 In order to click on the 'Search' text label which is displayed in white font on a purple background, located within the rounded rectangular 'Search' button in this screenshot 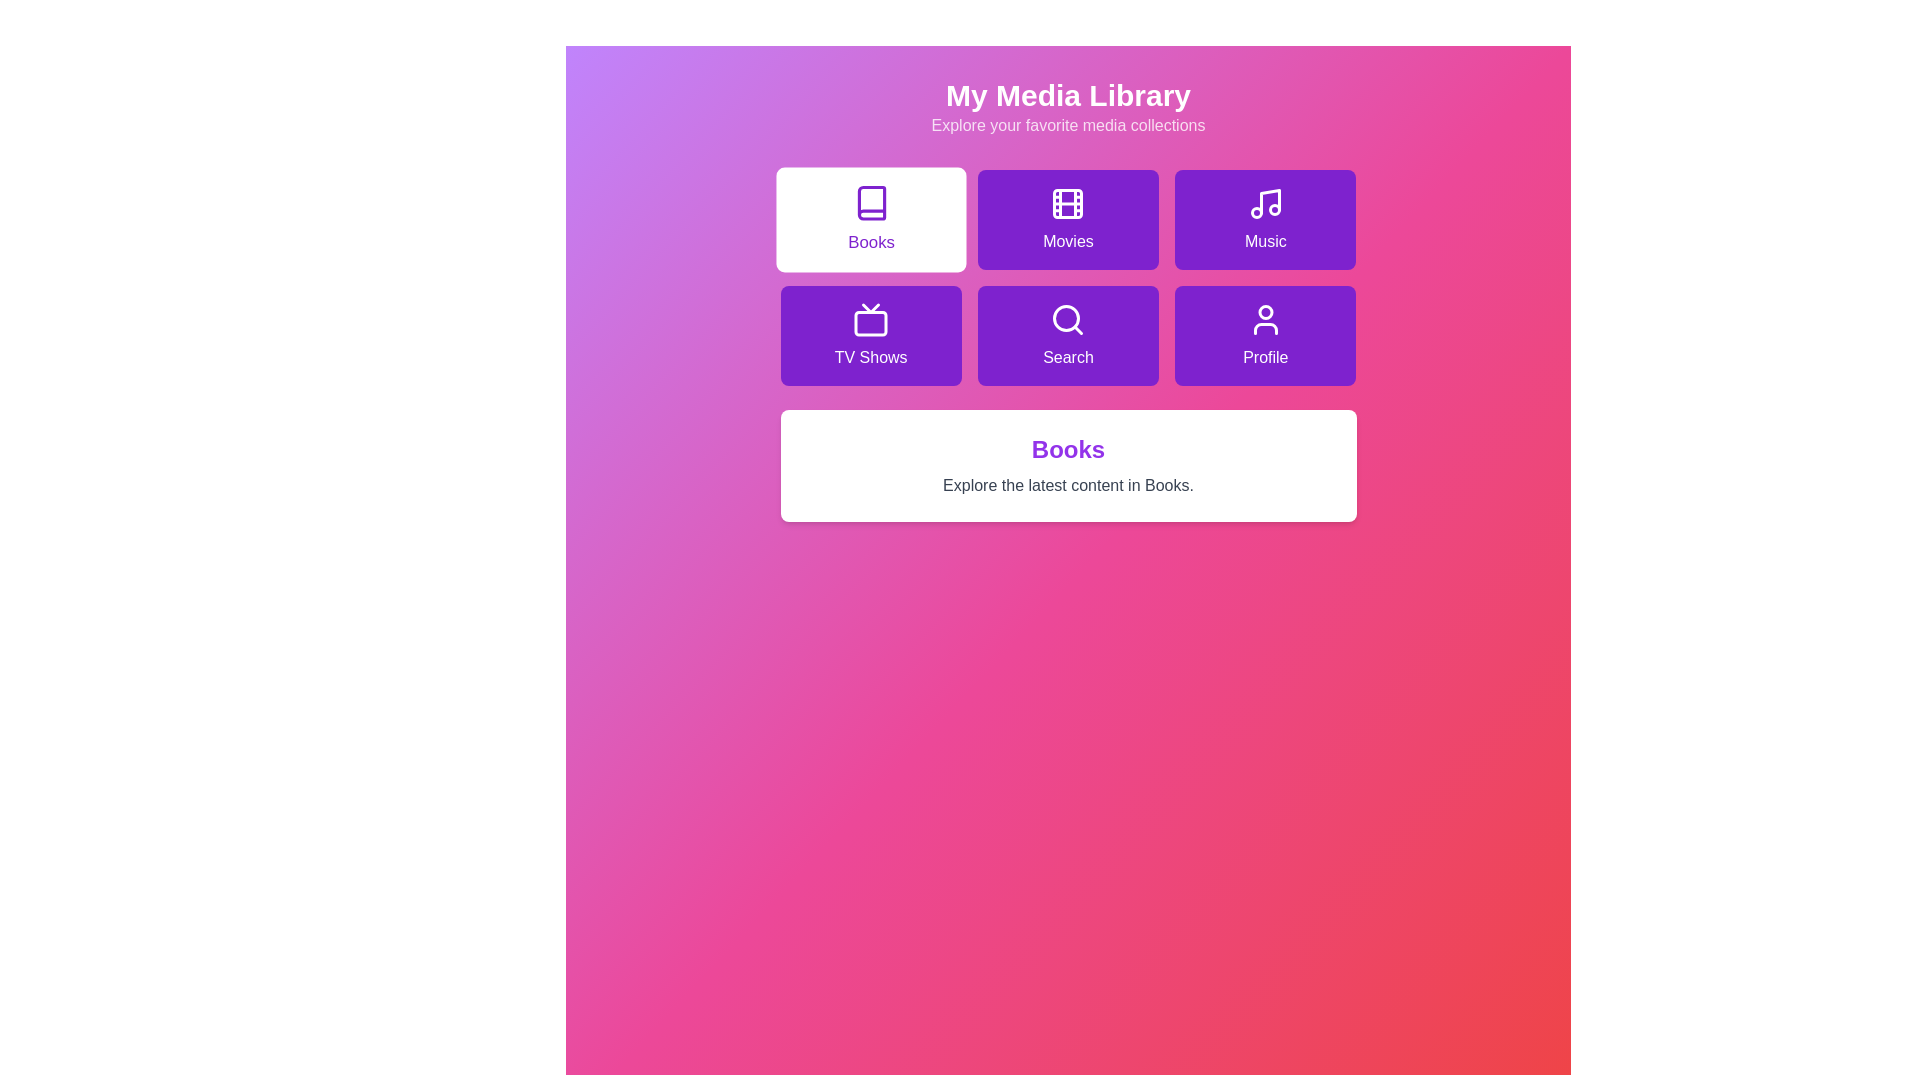, I will do `click(1067, 357)`.